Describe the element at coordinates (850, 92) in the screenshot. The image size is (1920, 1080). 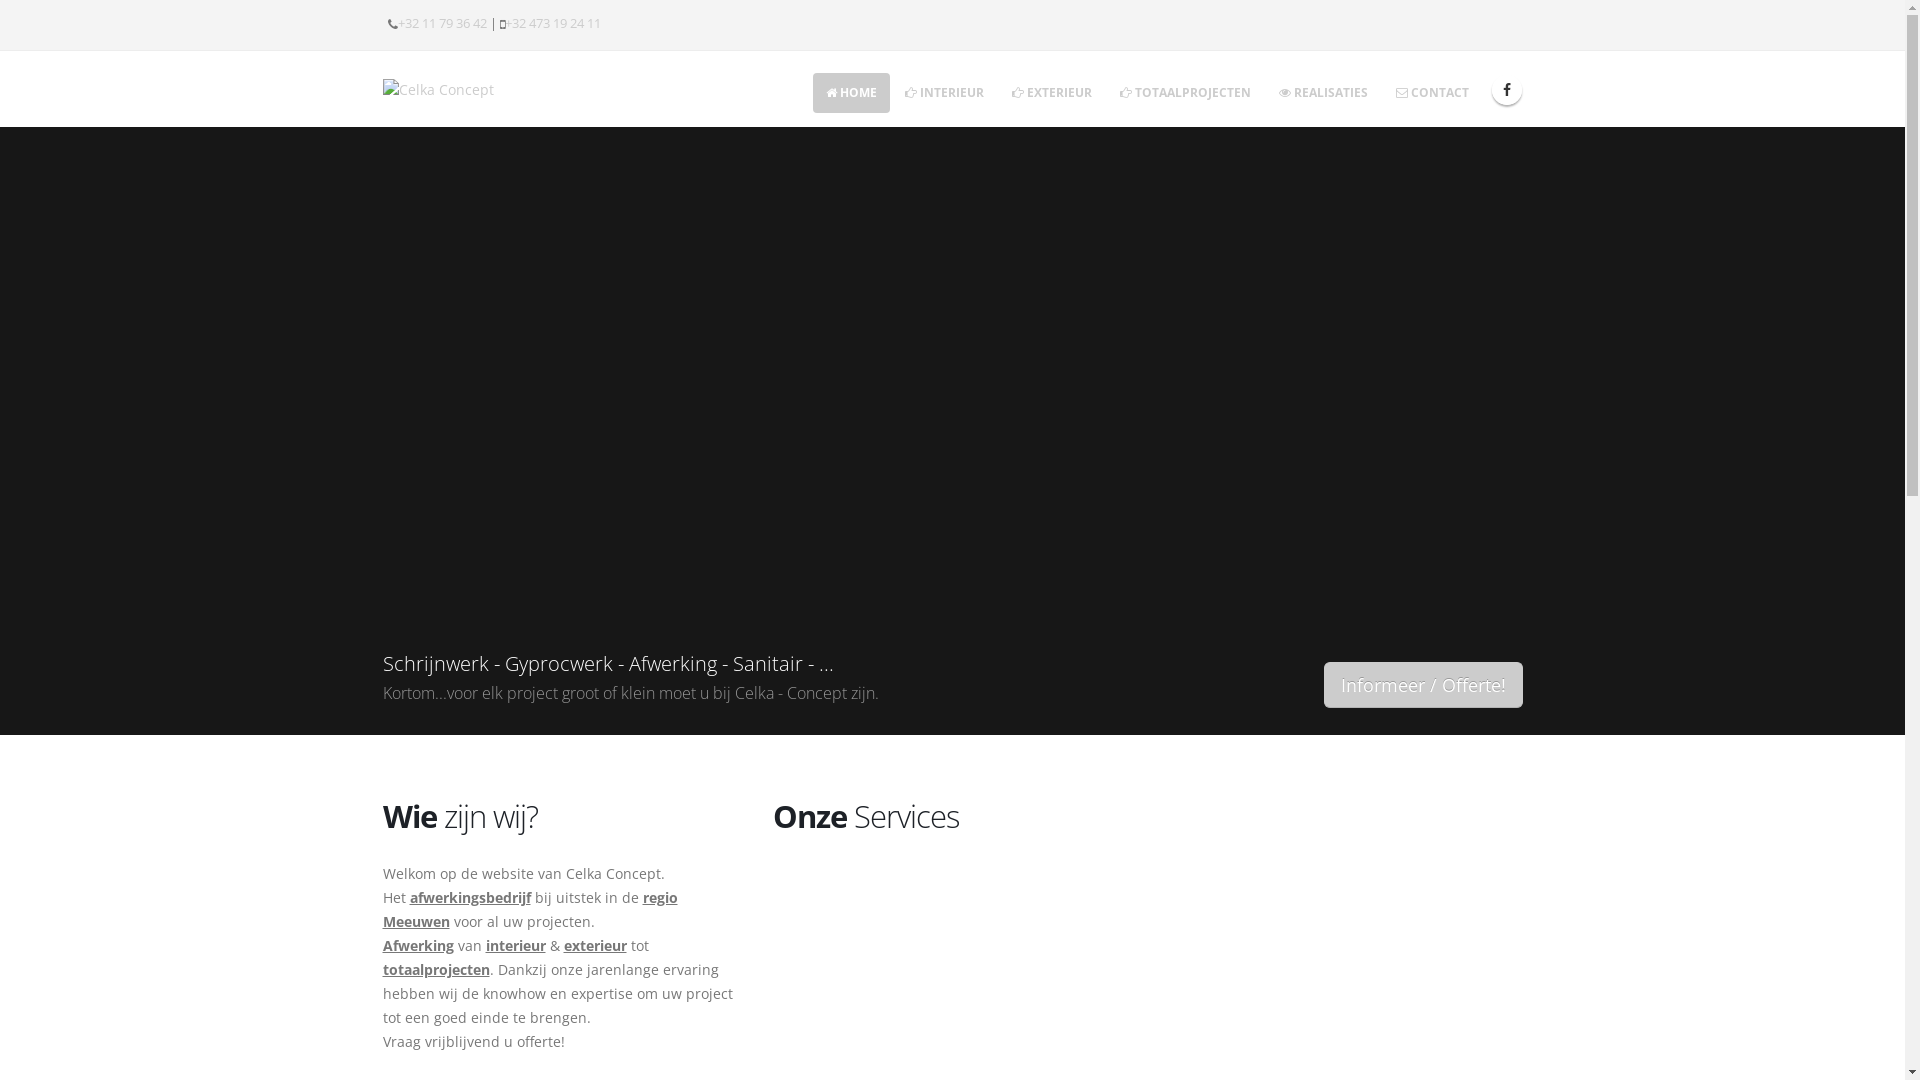
I see `'HOME'` at that location.